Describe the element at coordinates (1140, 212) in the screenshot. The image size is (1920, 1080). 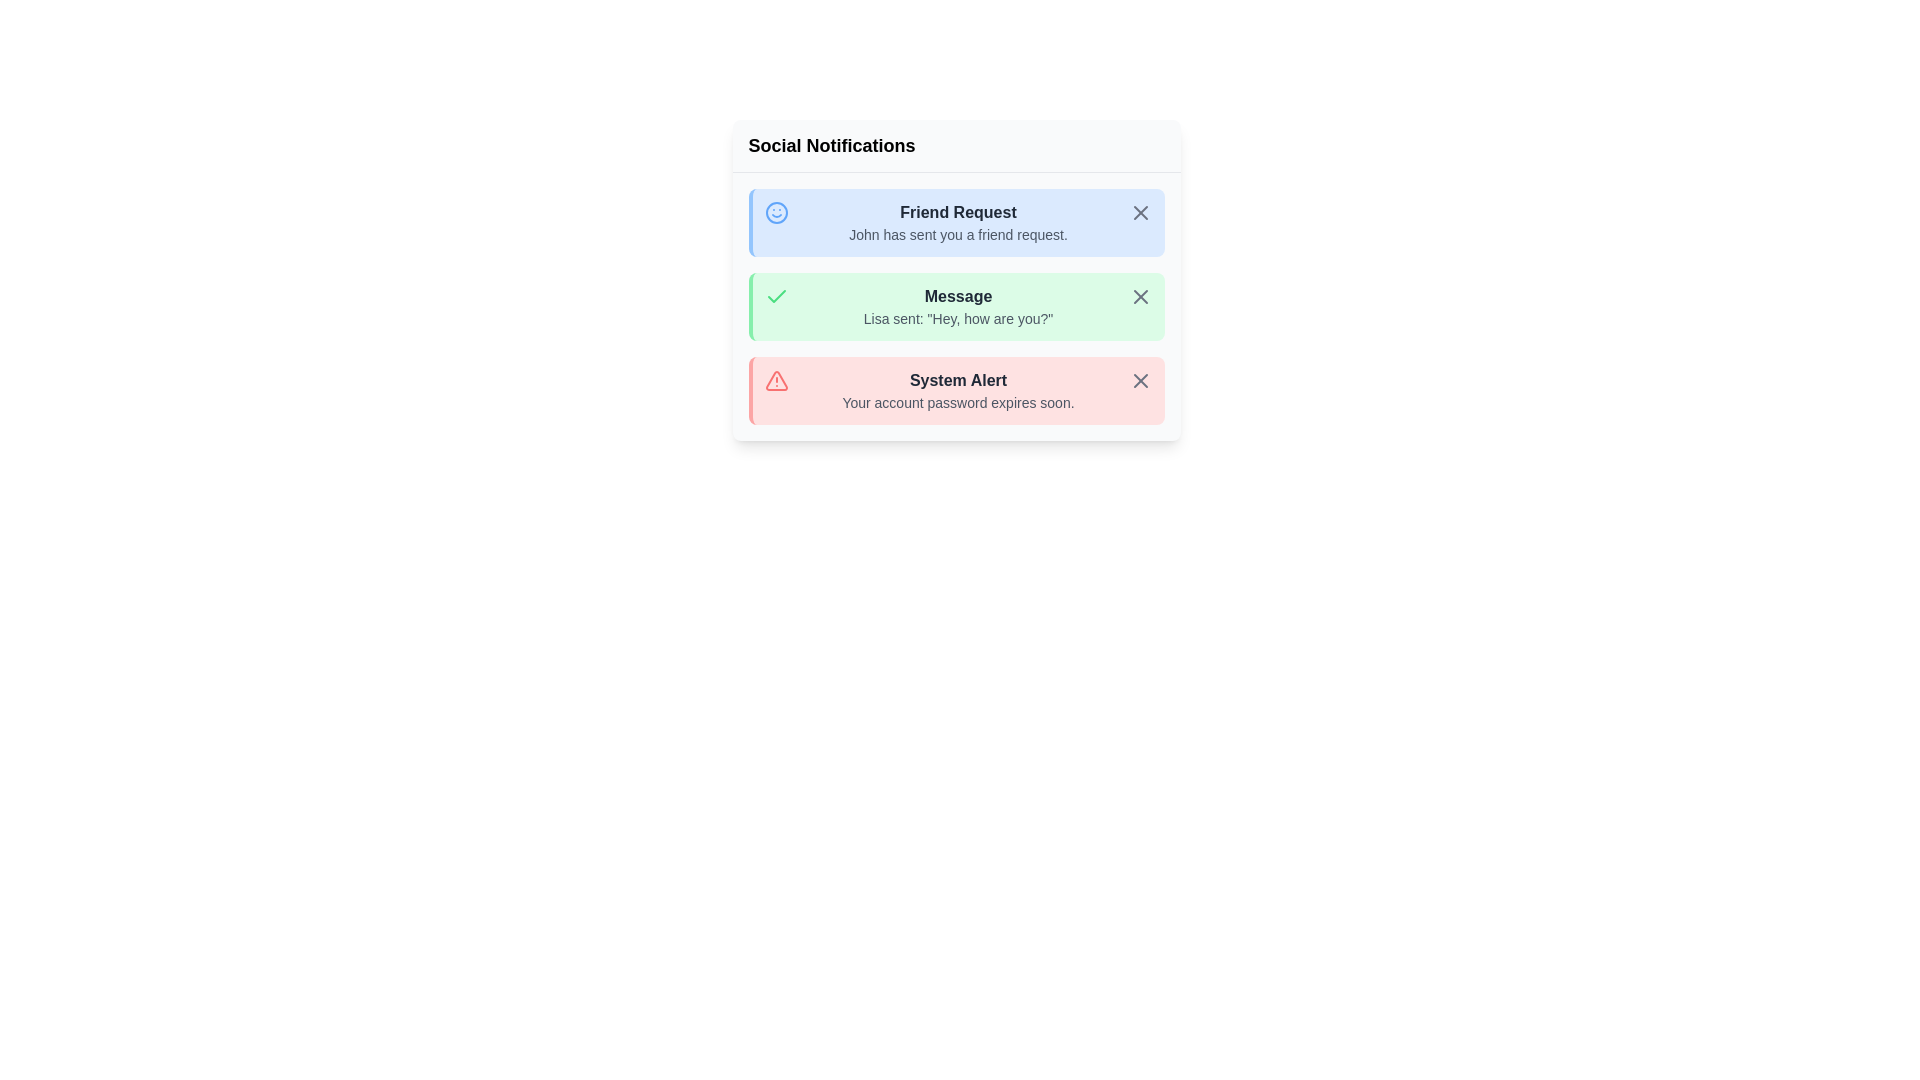
I see `the small gray button with an 'X' icon in the top-right corner of the 'Friend Request' notification panel` at that location.